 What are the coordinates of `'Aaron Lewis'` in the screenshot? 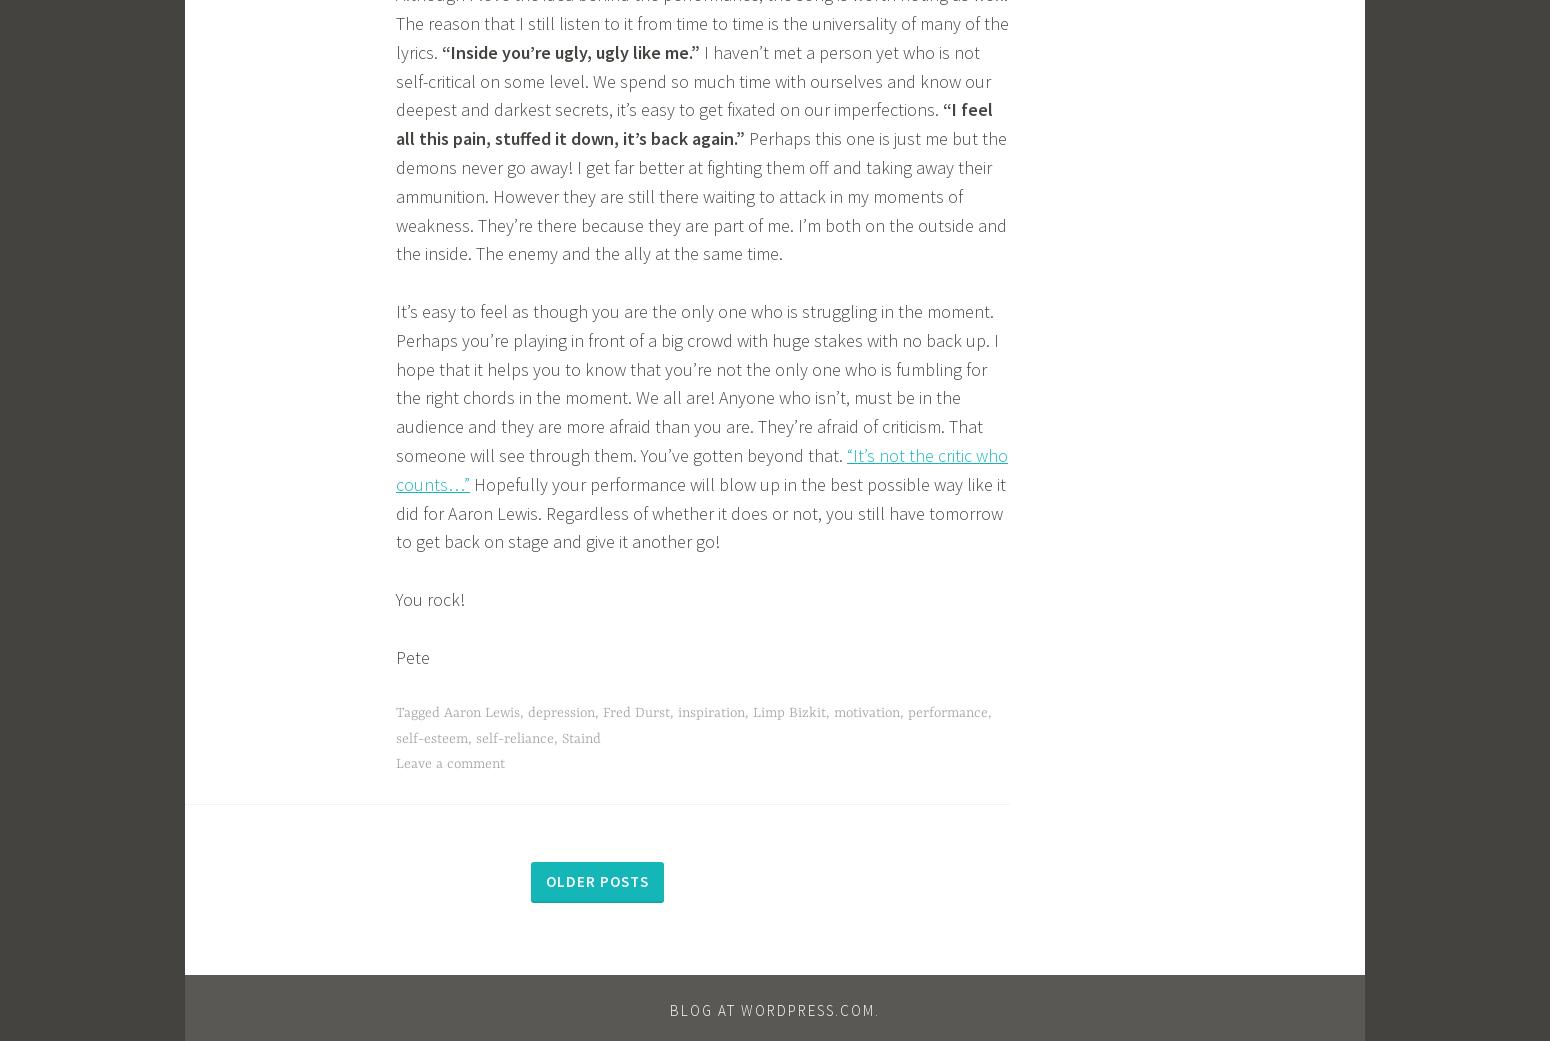 It's located at (481, 711).